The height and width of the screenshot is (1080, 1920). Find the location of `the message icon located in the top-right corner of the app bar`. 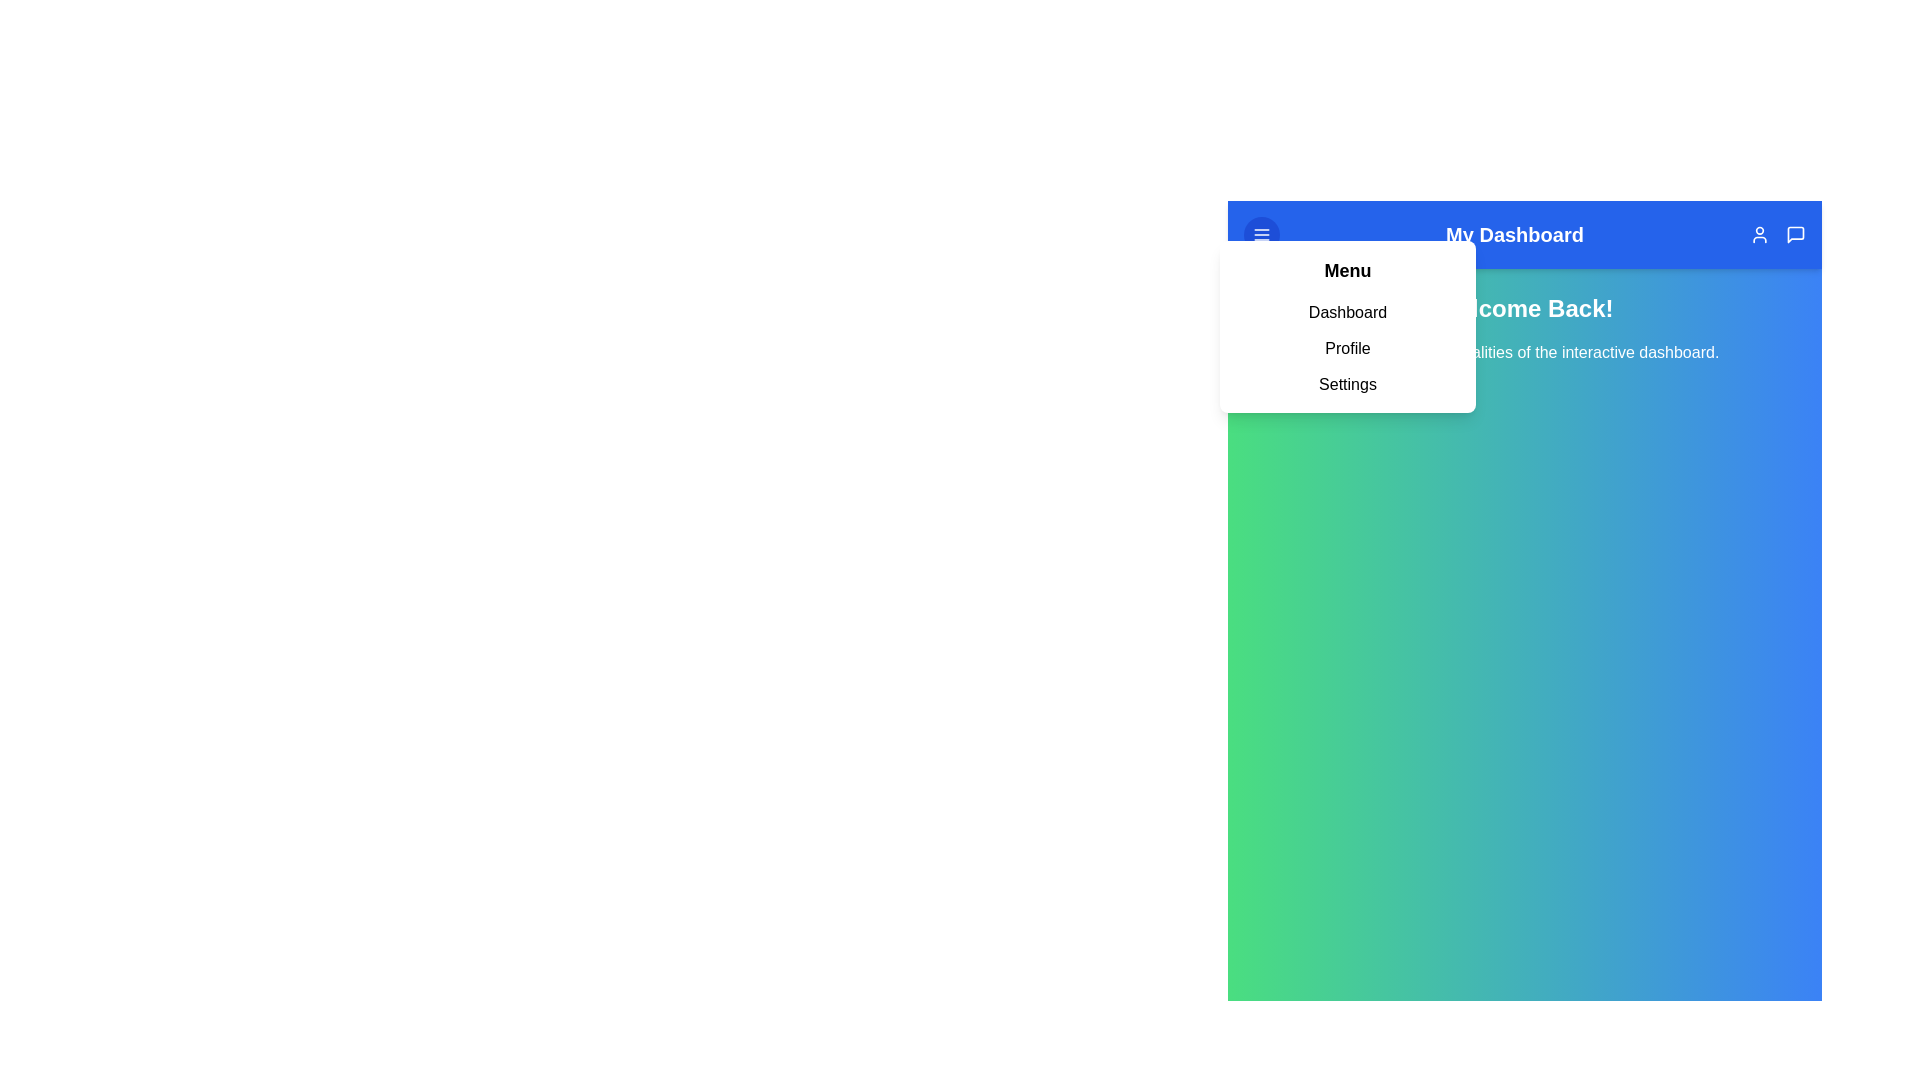

the message icon located in the top-right corner of the app bar is located at coordinates (1795, 234).